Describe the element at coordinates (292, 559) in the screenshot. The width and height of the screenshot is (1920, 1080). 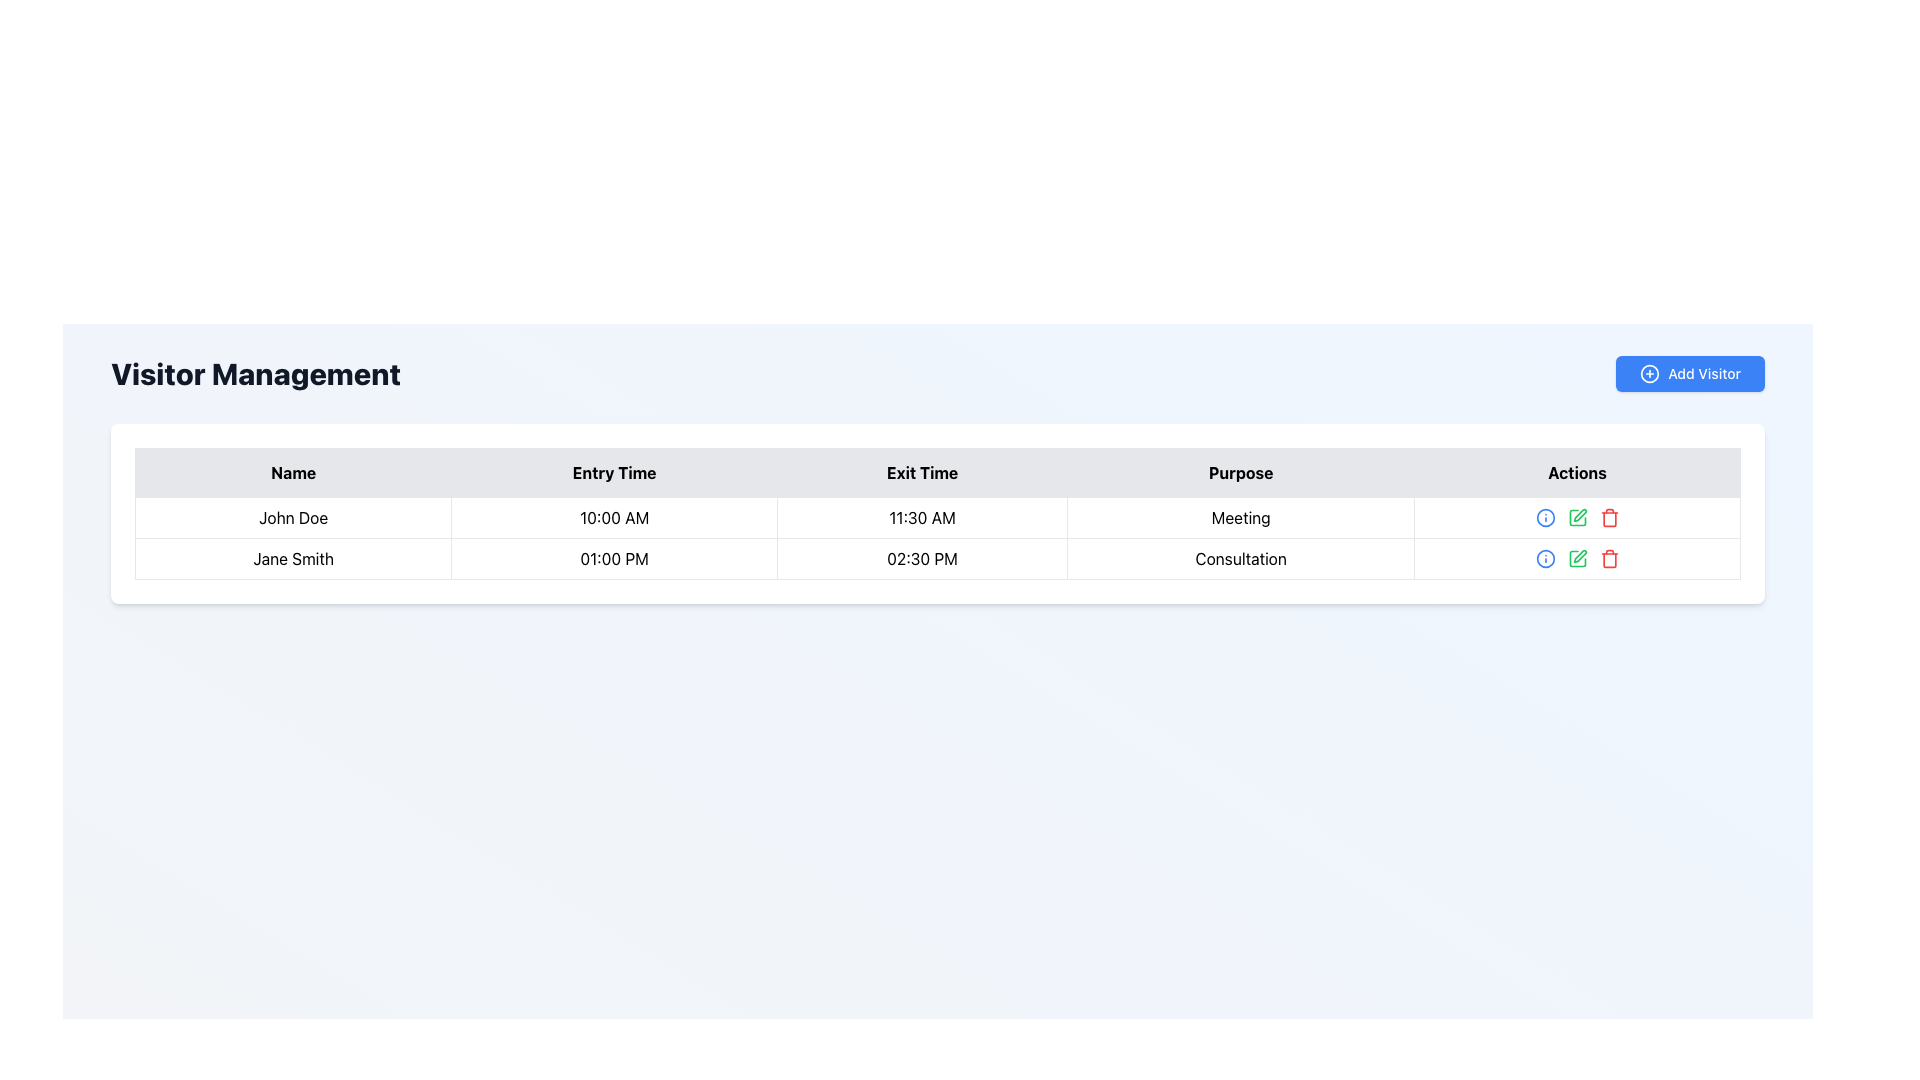
I see `the text label displaying the visitor's name in the second row of the 'Visitor Management' table` at that location.